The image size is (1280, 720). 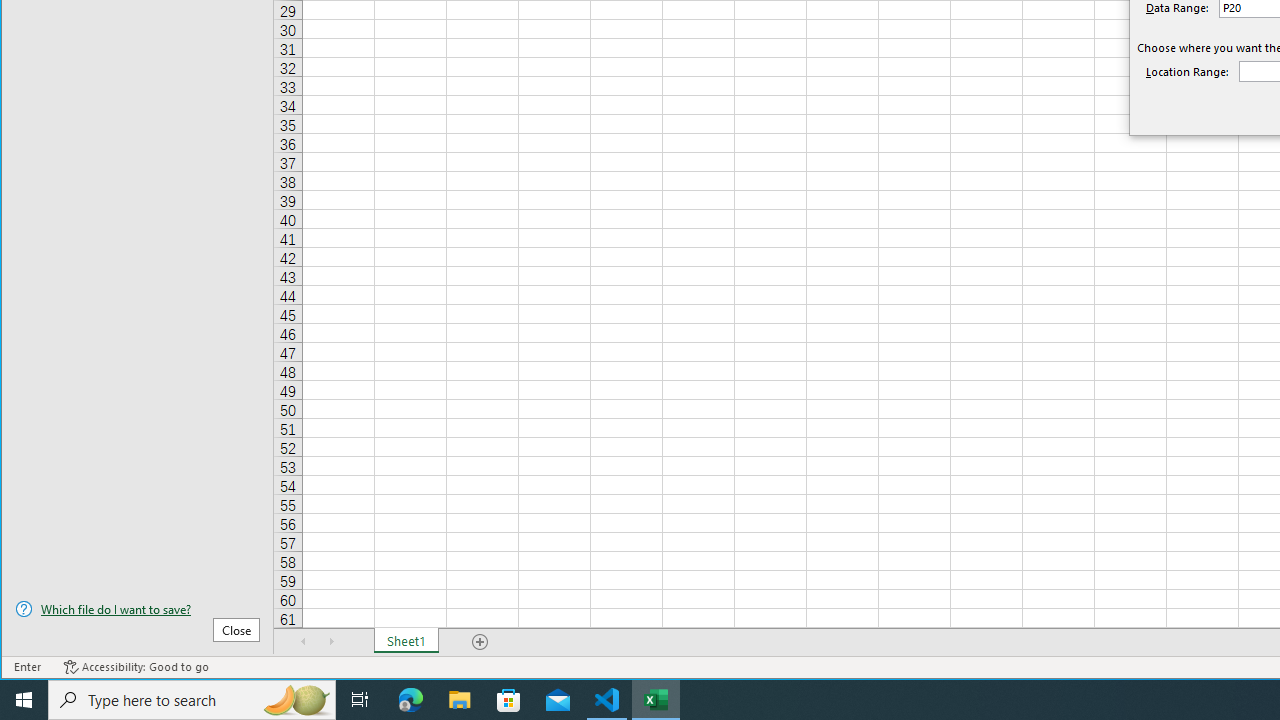 I want to click on 'Scroll Left', so click(x=303, y=641).